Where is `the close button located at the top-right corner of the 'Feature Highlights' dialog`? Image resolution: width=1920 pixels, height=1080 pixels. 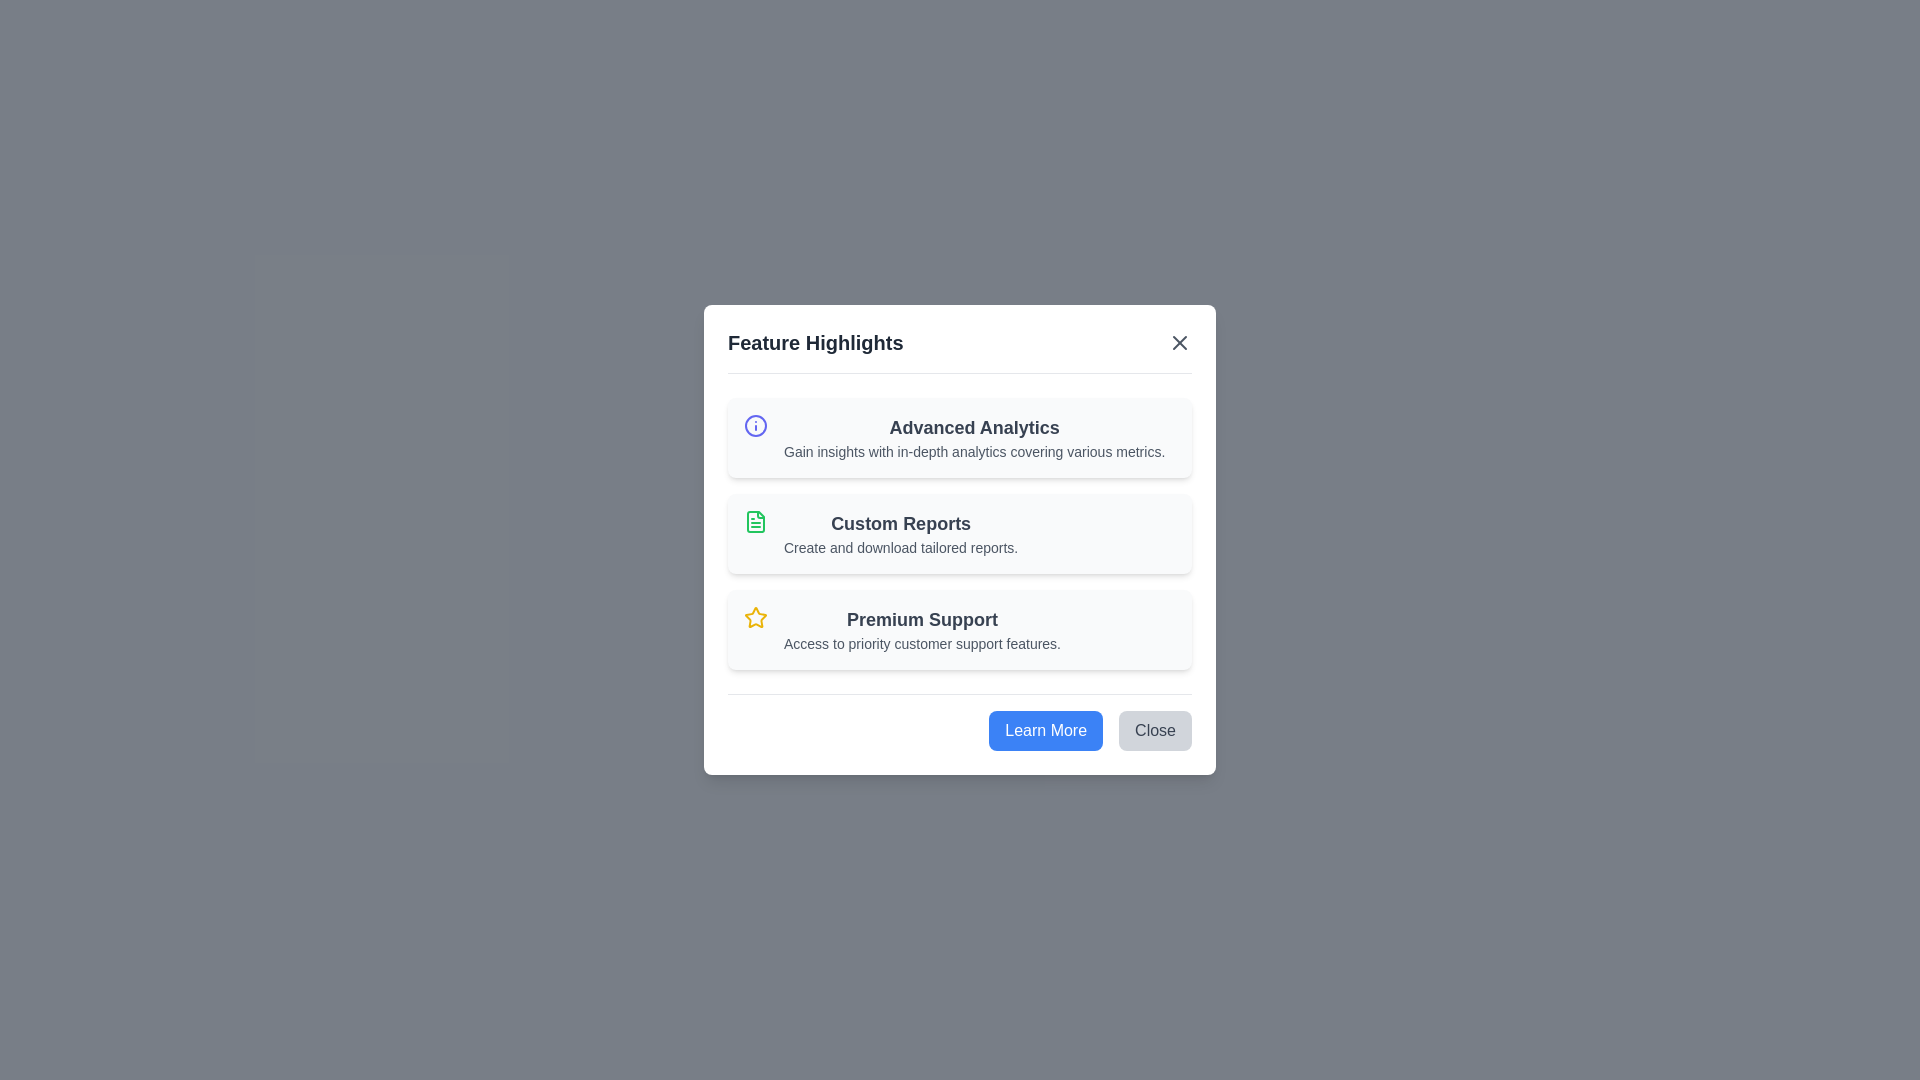 the close button located at the top-right corner of the 'Feature Highlights' dialog is located at coordinates (1180, 342).